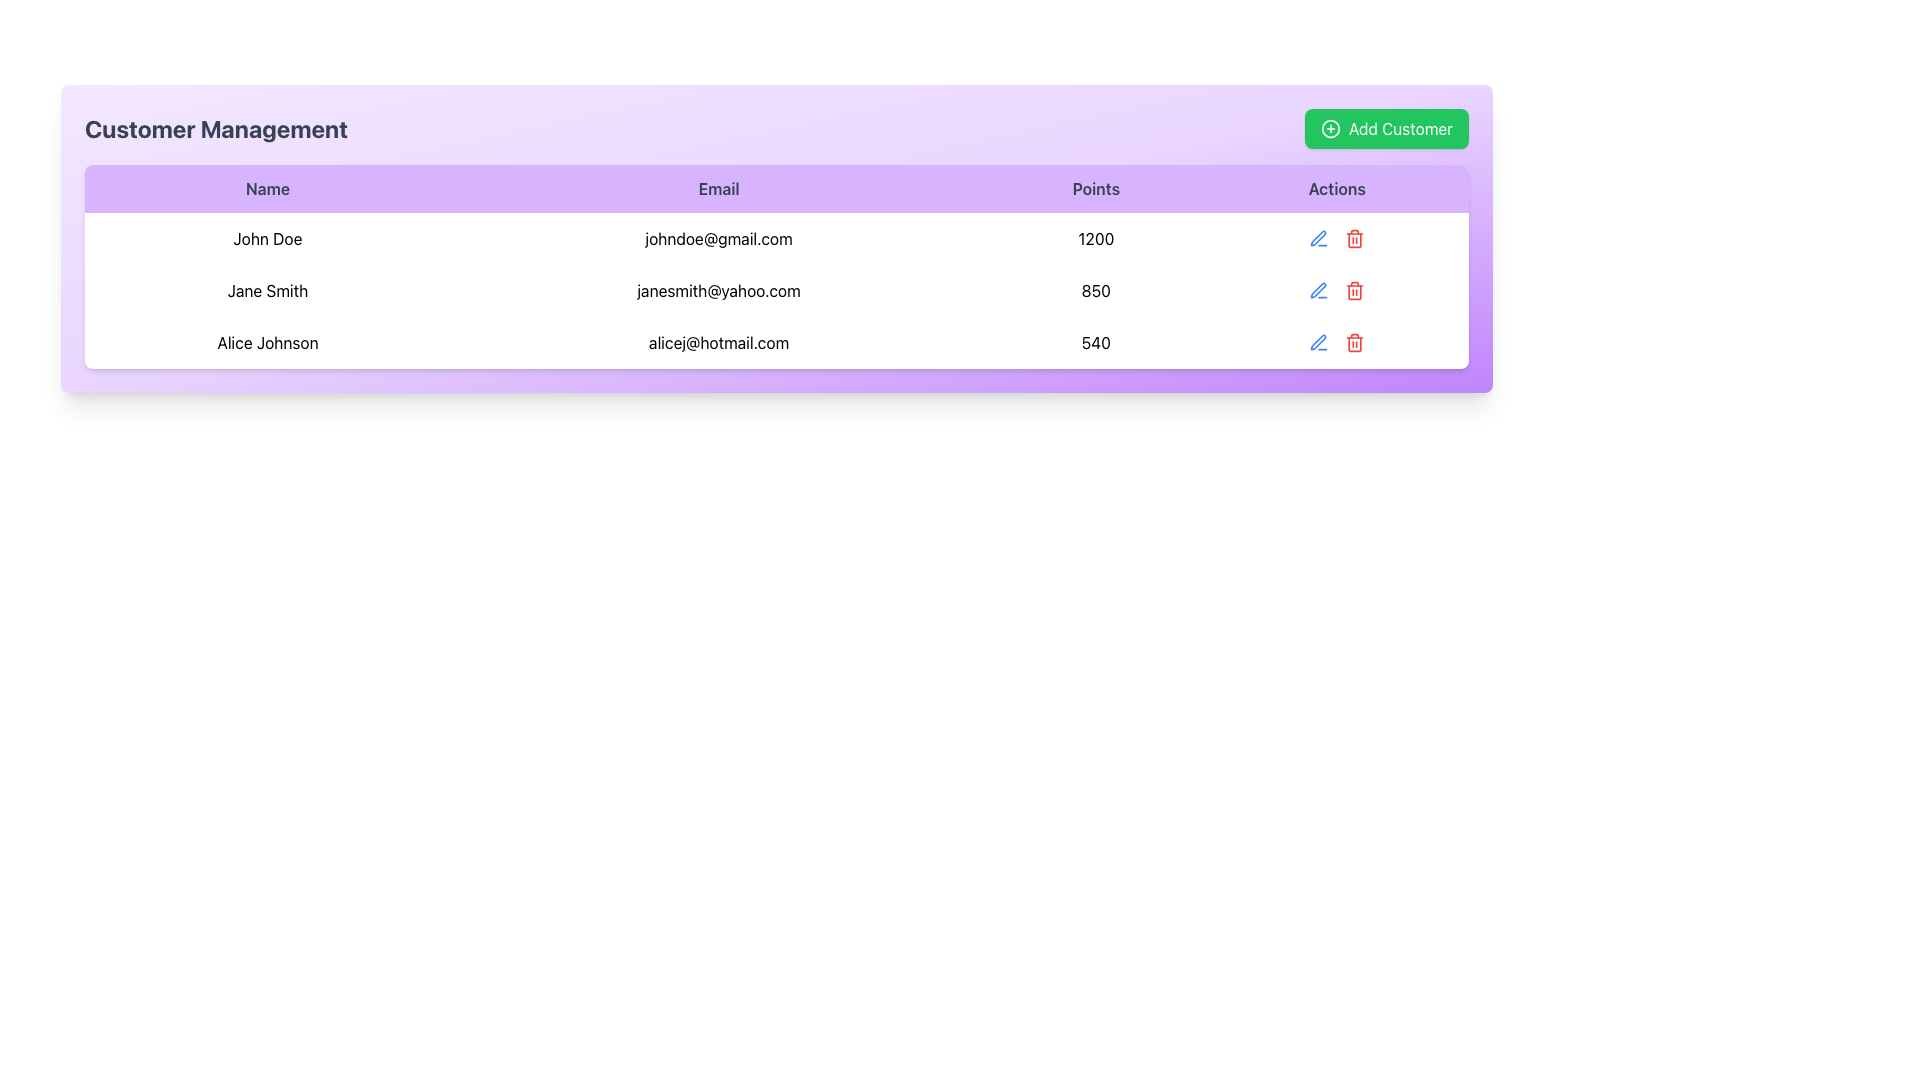 The height and width of the screenshot is (1080, 1920). I want to click on the blue pen icon located in the 'Actions' column of the last row in the table, so click(1318, 341).